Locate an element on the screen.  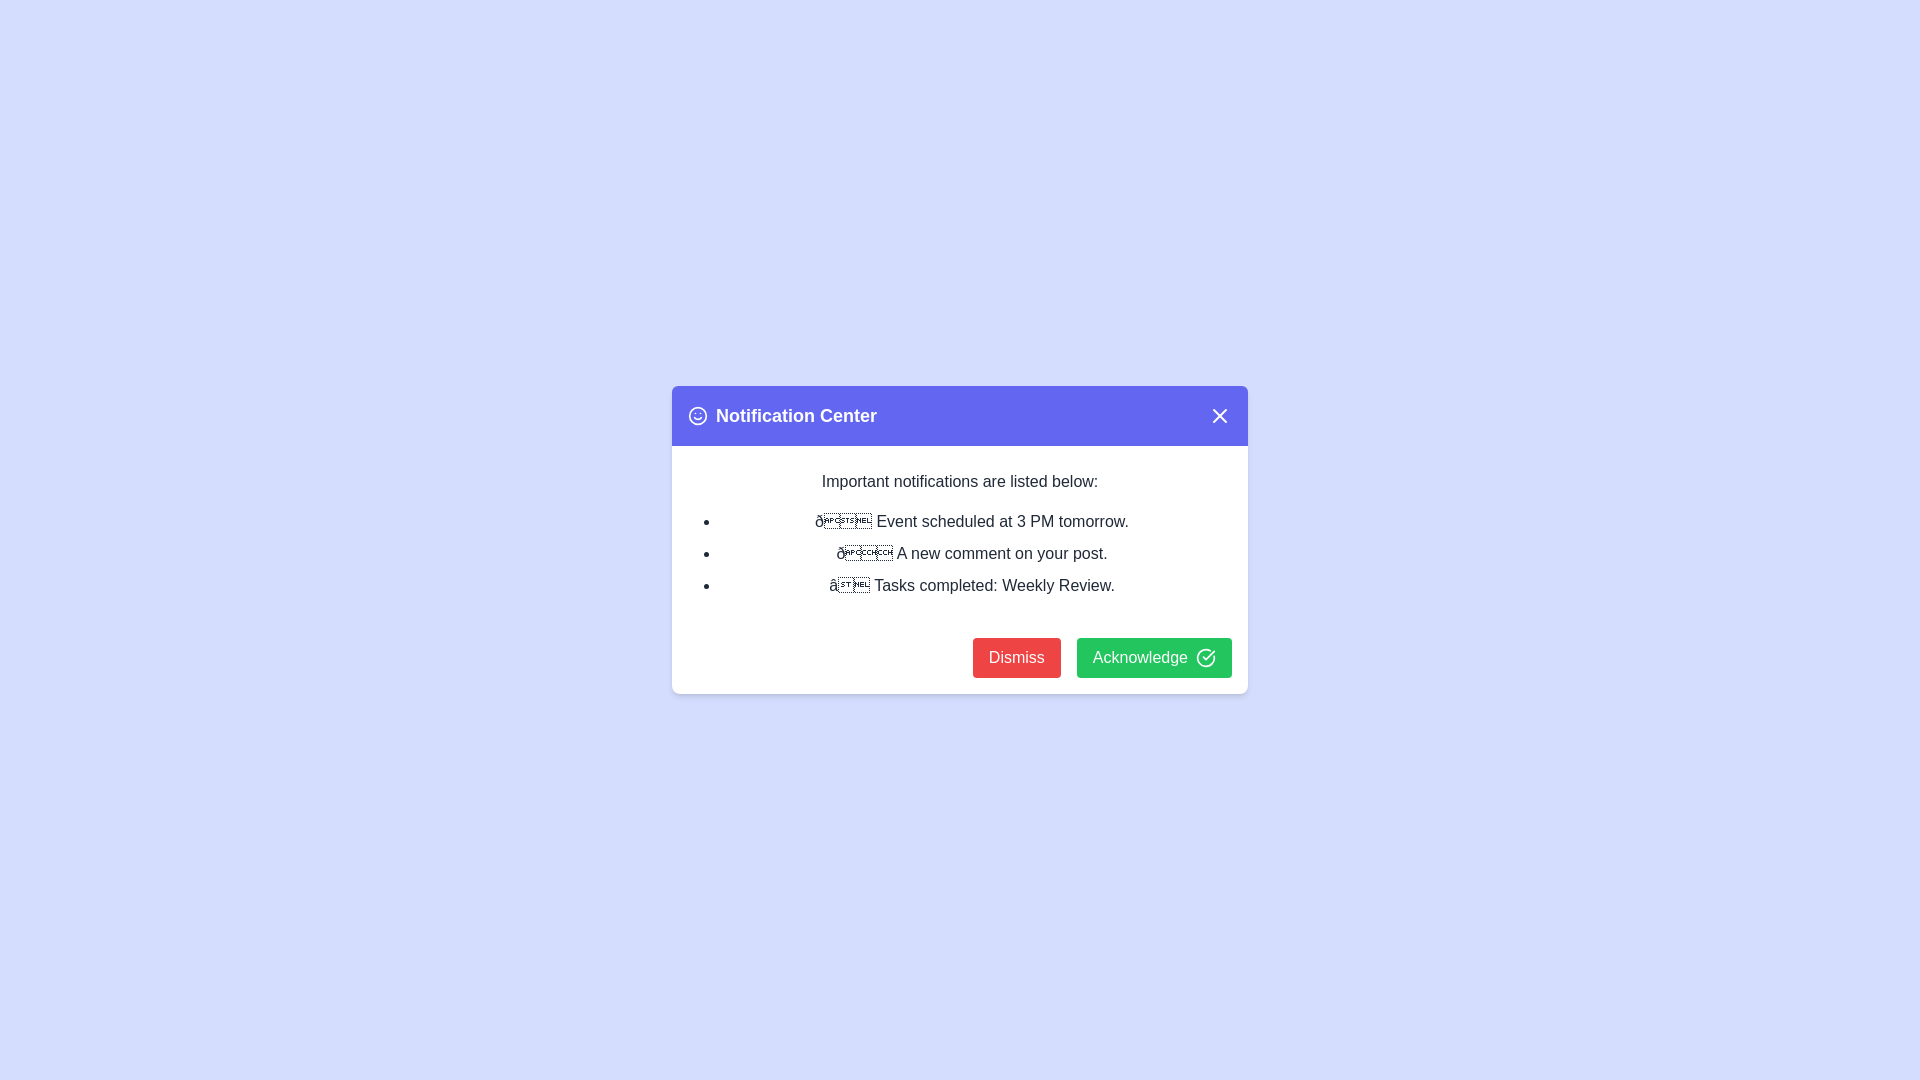
the 'X' button to close the dialog is located at coordinates (1218, 415).